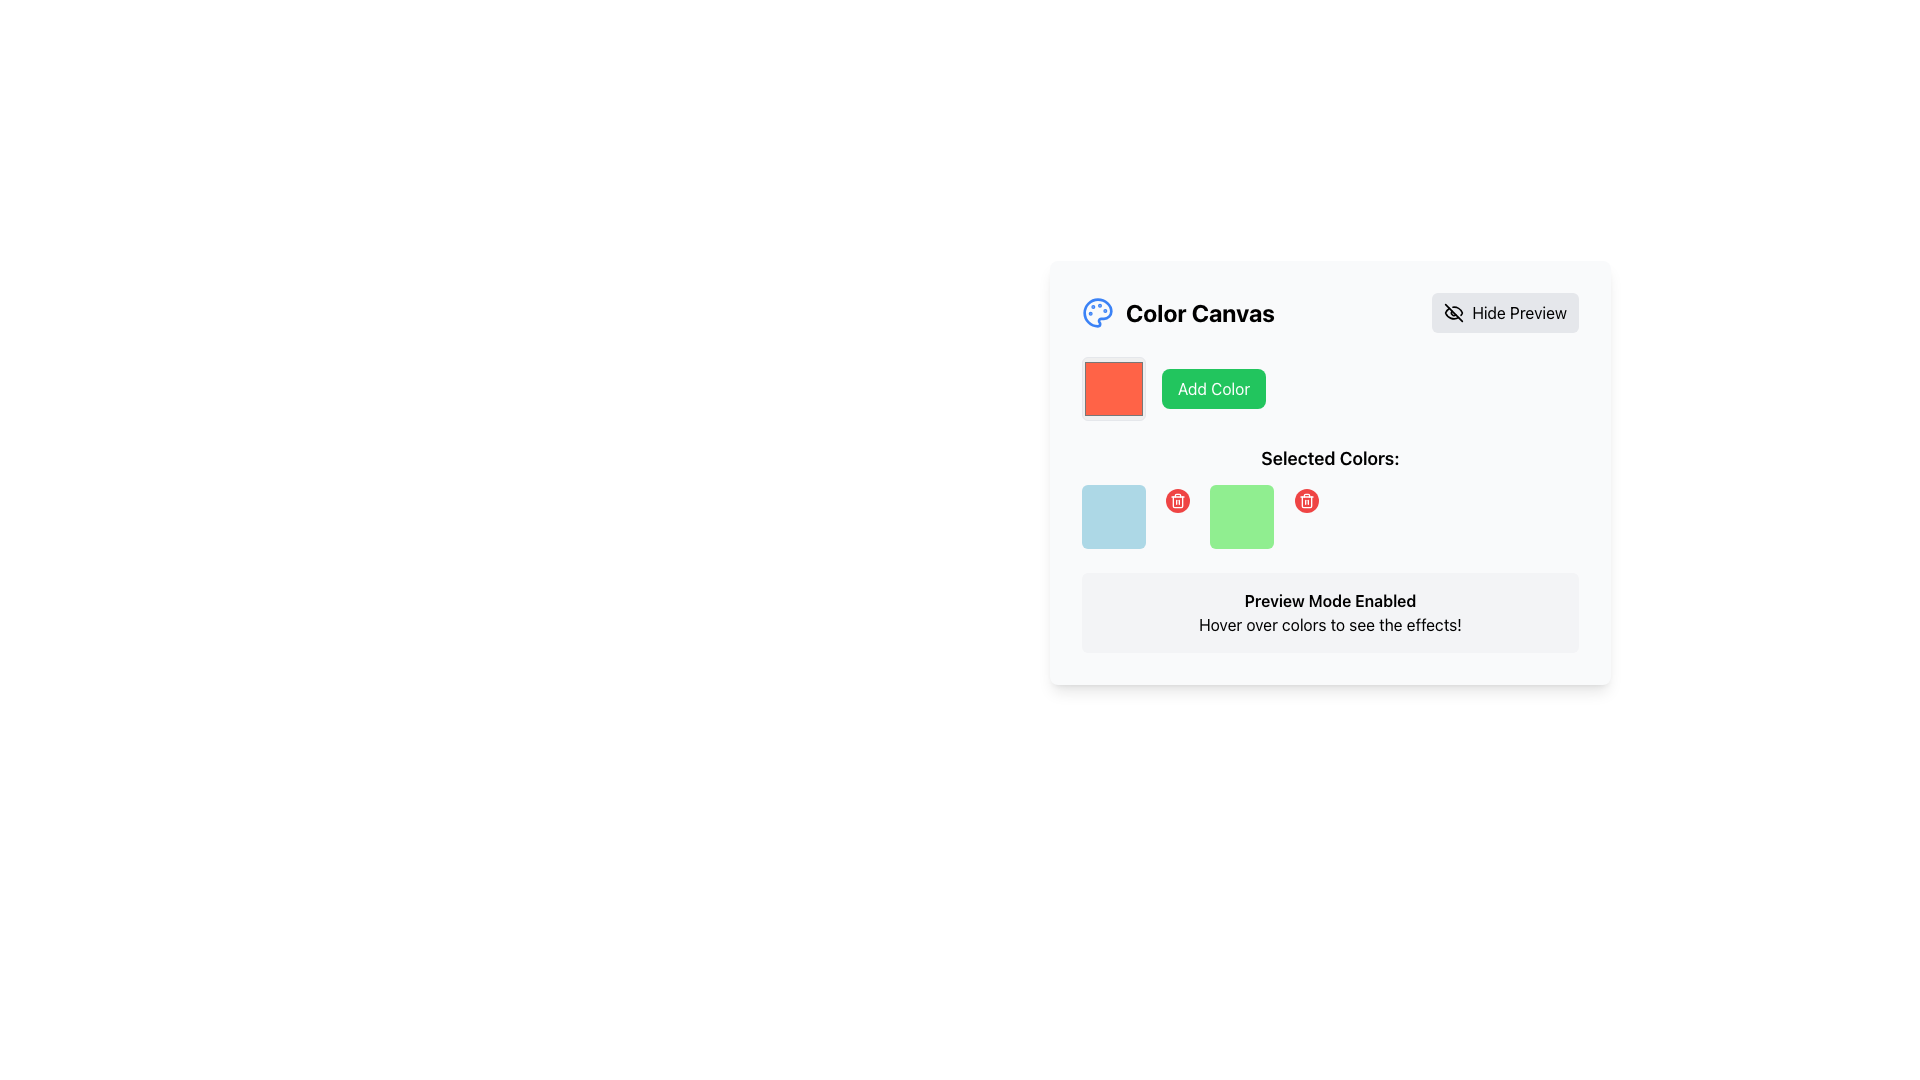 The width and height of the screenshot is (1920, 1080). What do you see at coordinates (1178, 500) in the screenshot?
I see `the circular red button with a trash can icon located at the top-right corner of the blue box in the 'Selected Colors' section` at bounding box center [1178, 500].